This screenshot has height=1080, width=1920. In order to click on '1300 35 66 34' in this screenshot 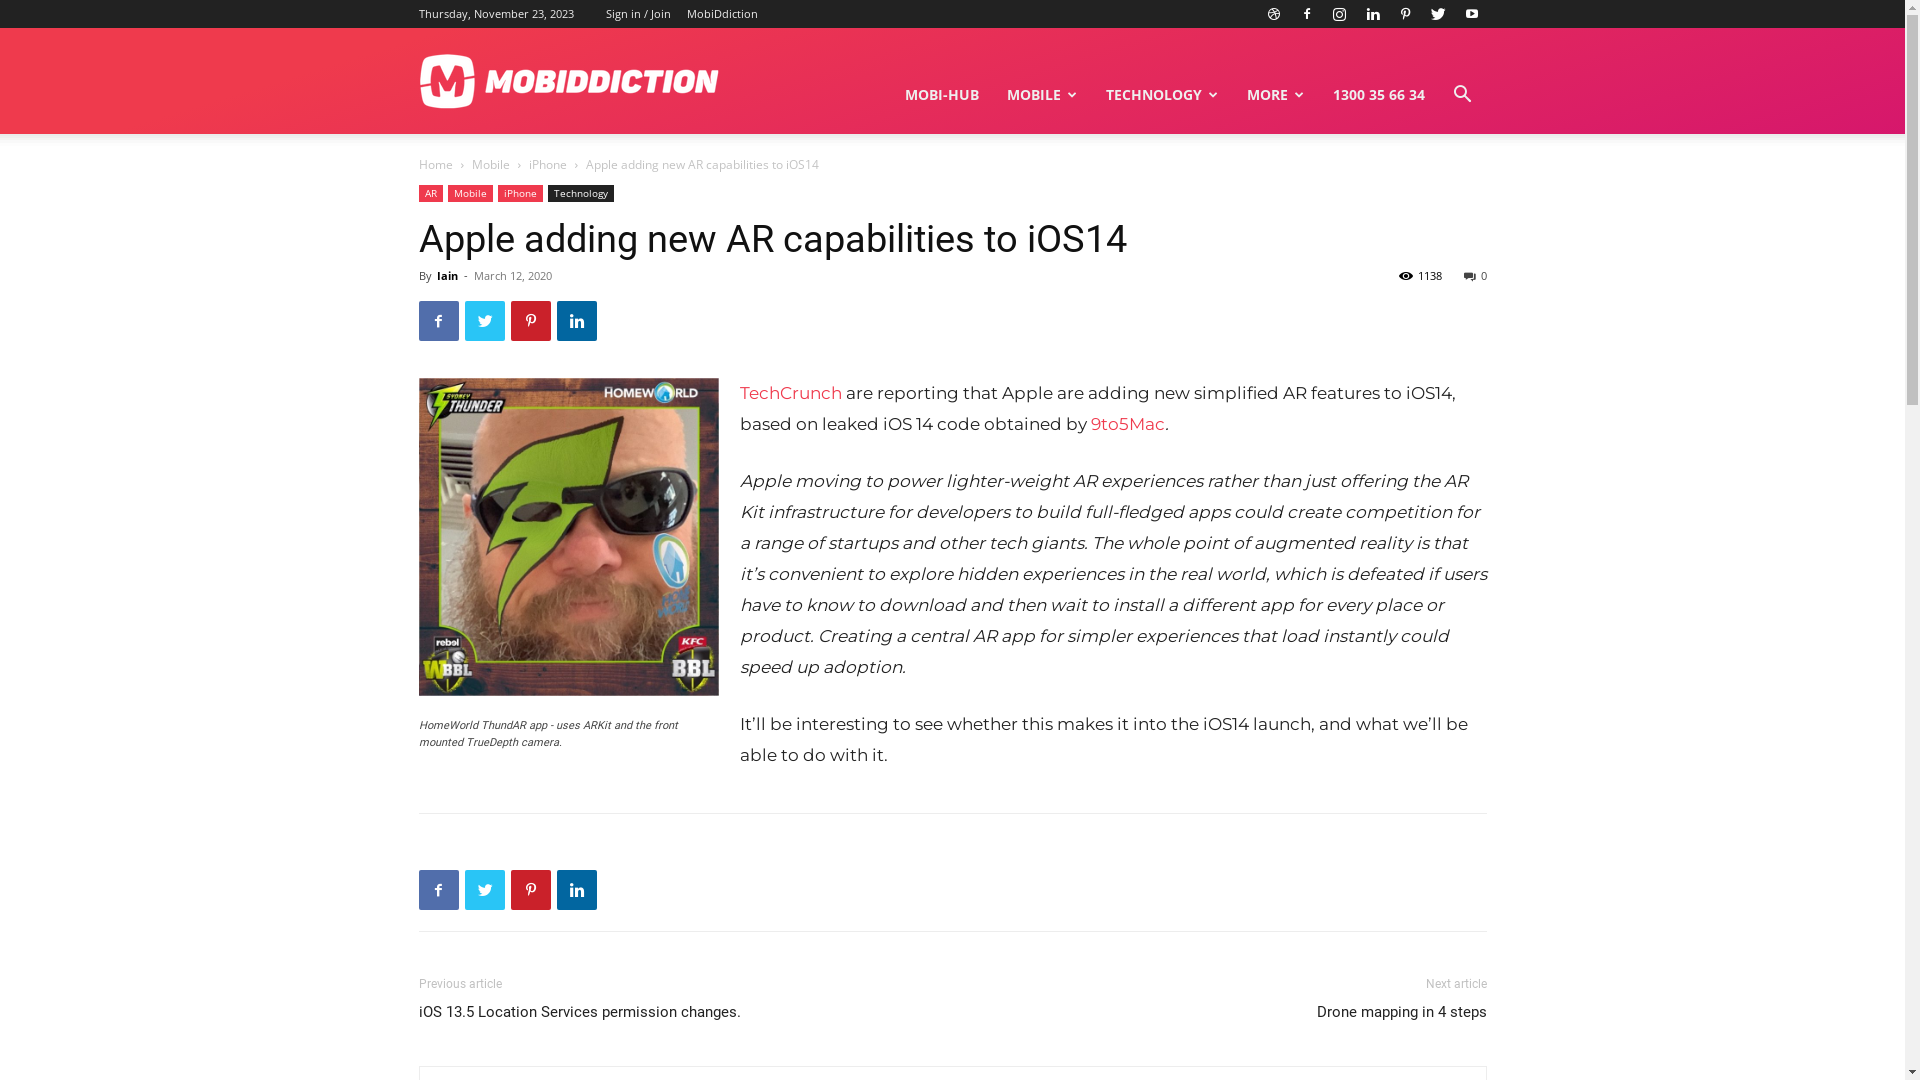, I will do `click(1376, 95)`.